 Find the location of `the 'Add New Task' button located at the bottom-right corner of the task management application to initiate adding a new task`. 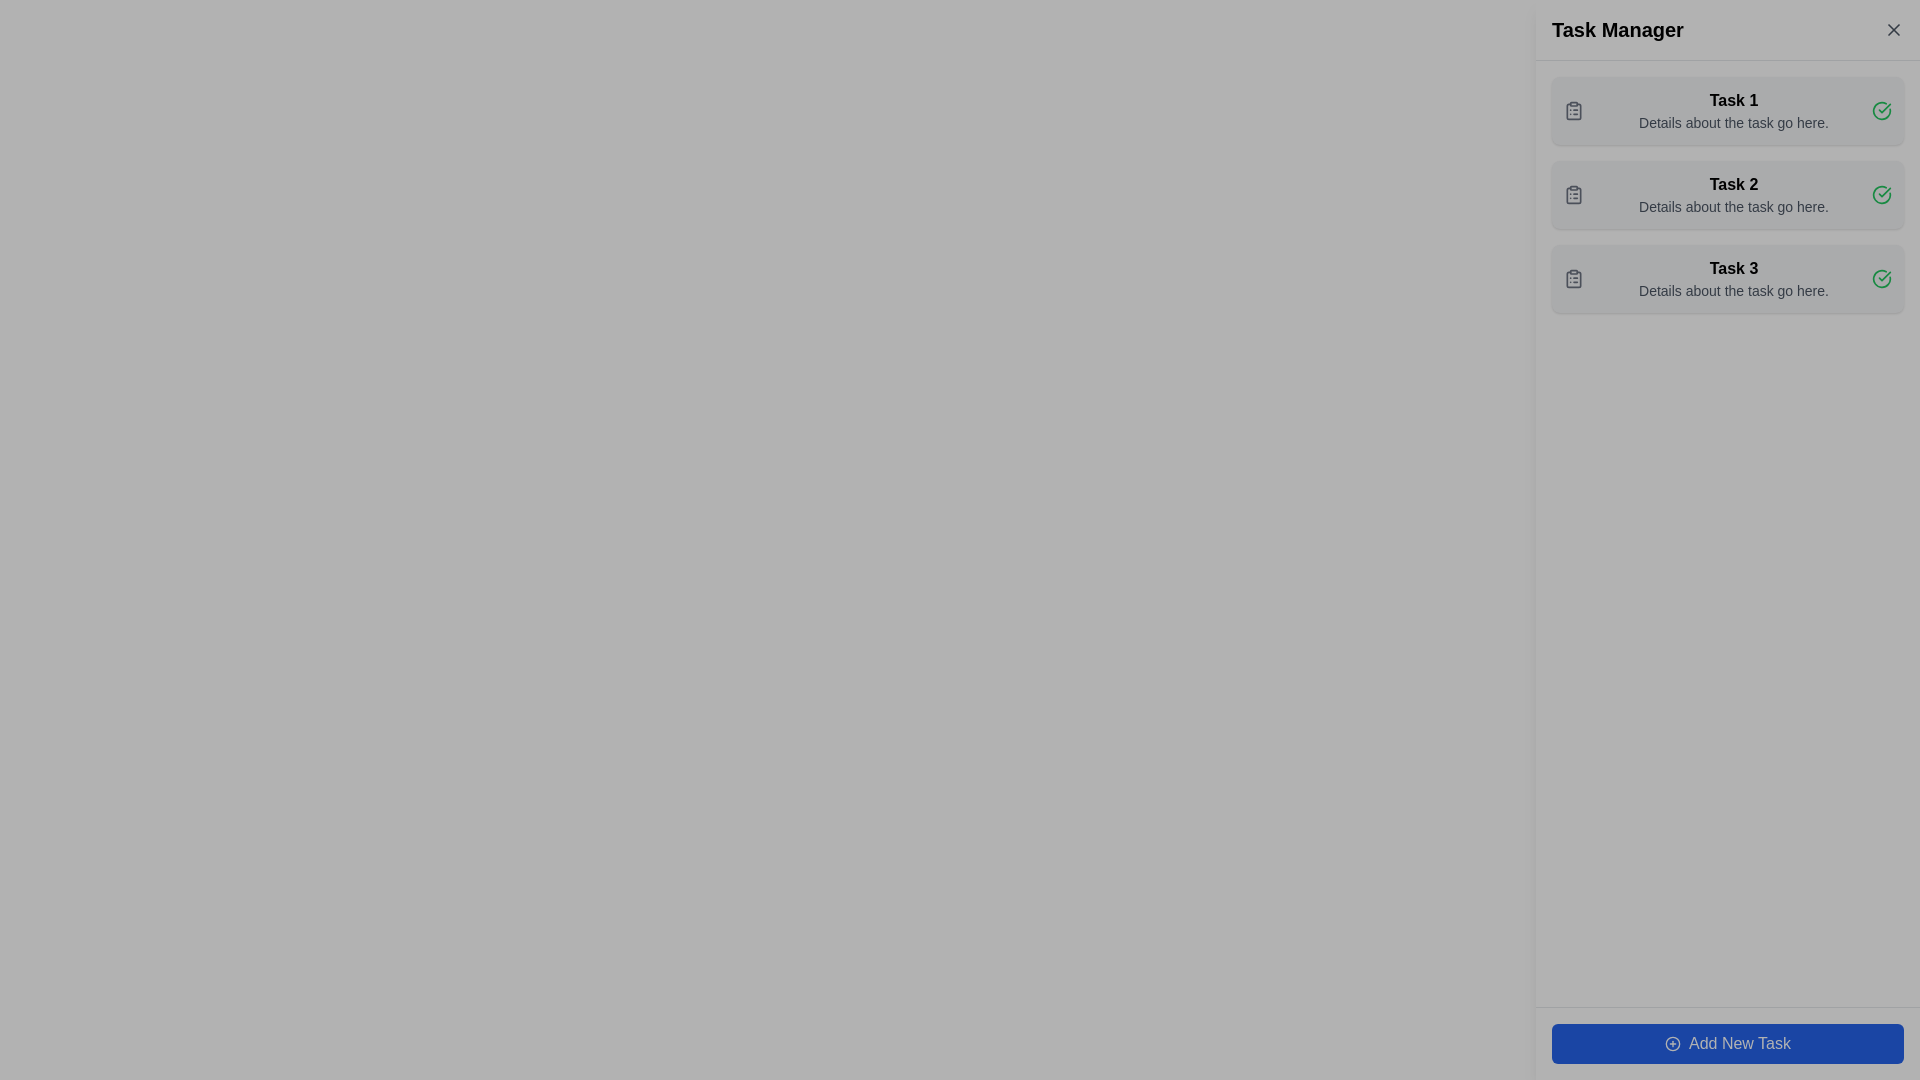

the 'Add New Task' button located at the bottom-right corner of the task management application to initiate adding a new task is located at coordinates (1727, 1043).